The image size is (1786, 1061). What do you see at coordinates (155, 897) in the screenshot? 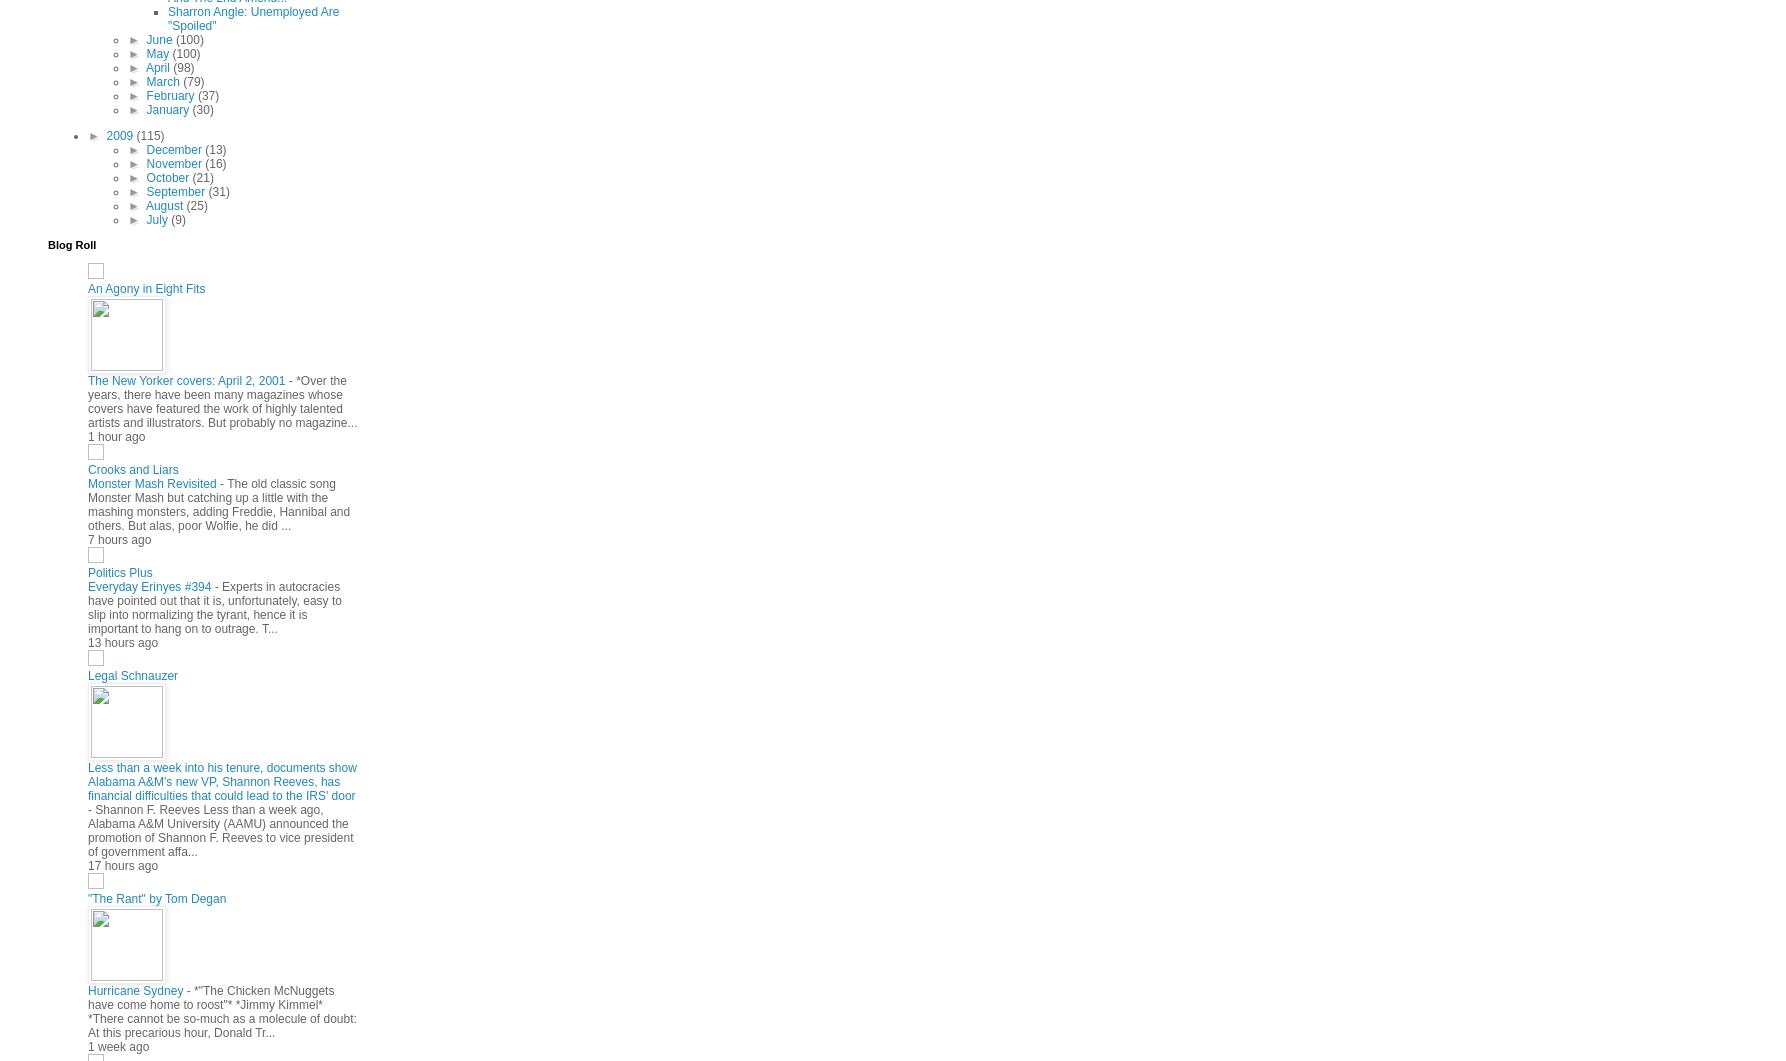
I see `'"The Rant" by Tom Degan'` at bounding box center [155, 897].